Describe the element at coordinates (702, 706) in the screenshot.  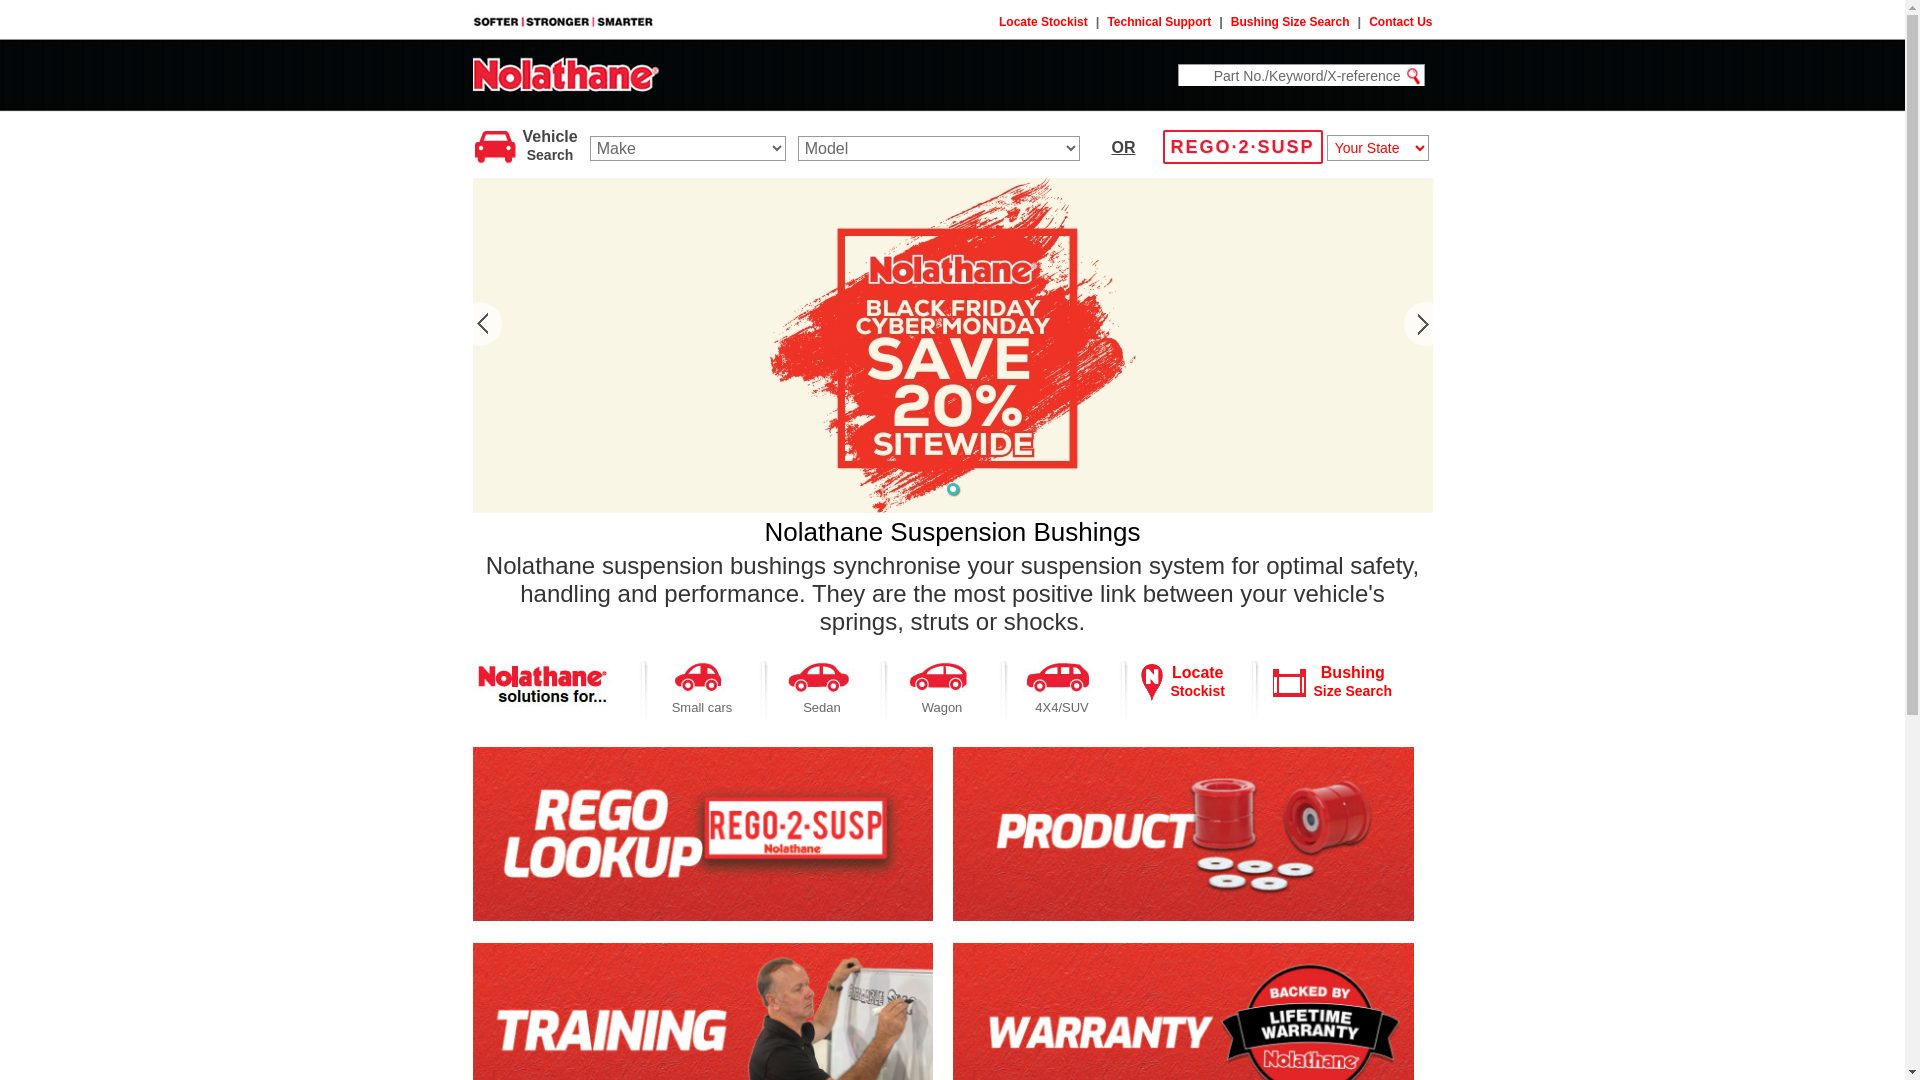
I see `'Small cars'` at that location.